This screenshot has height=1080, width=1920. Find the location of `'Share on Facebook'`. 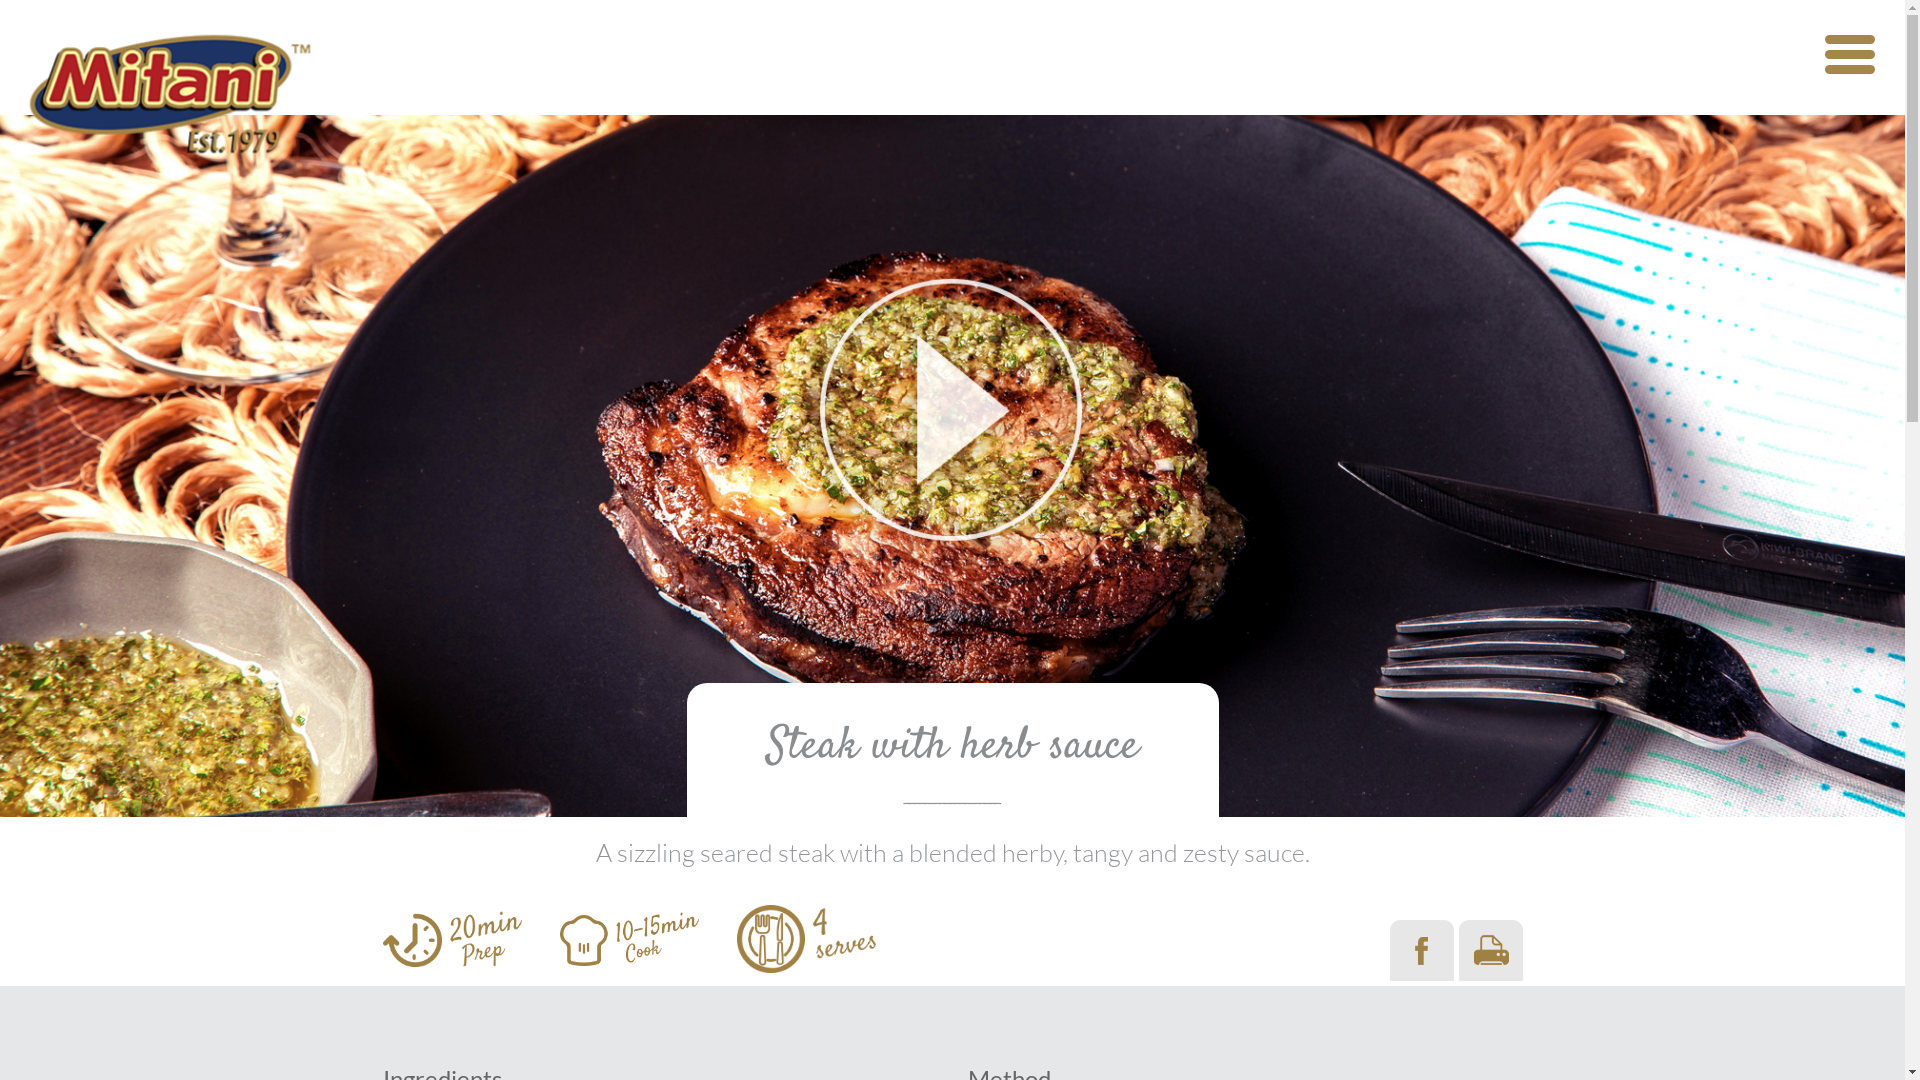

'Share on Facebook' is located at coordinates (1389, 949).